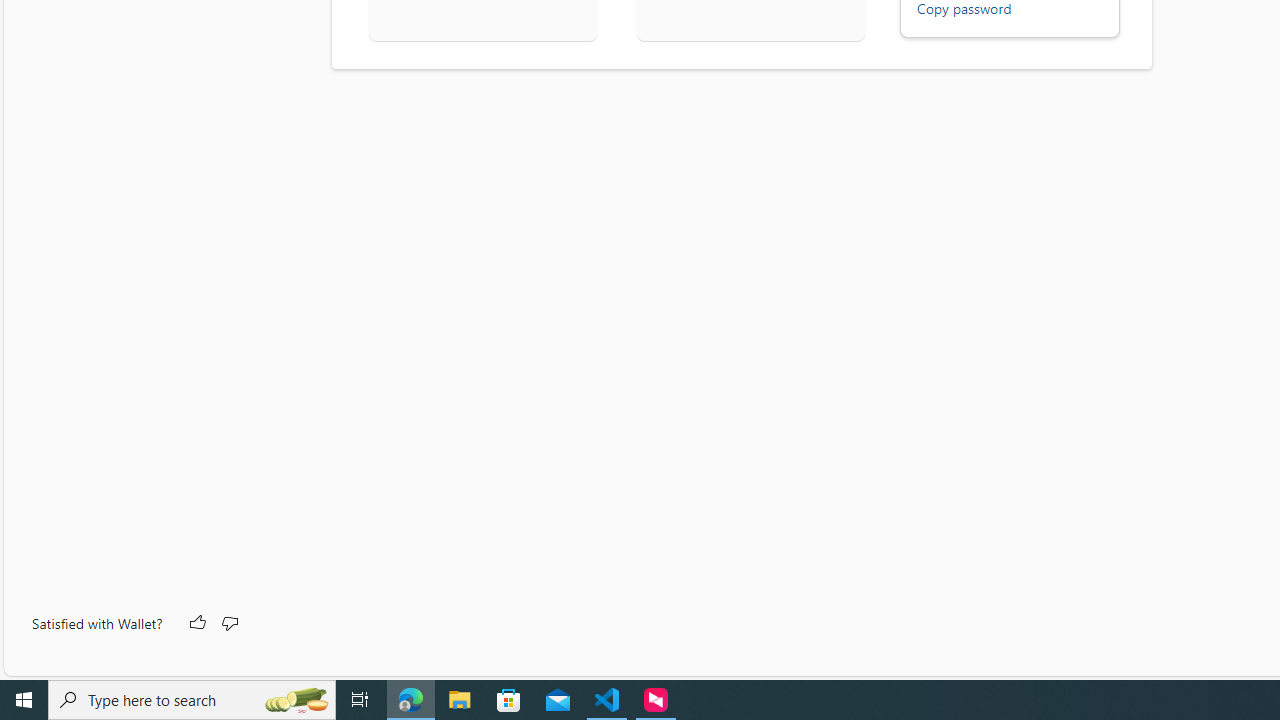 The height and width of the screenshot is (720, 1280). What do you see at coordinates (192, 698) in the screenshot?
I see `'Type here to search'` at bounding box center [192, 698].